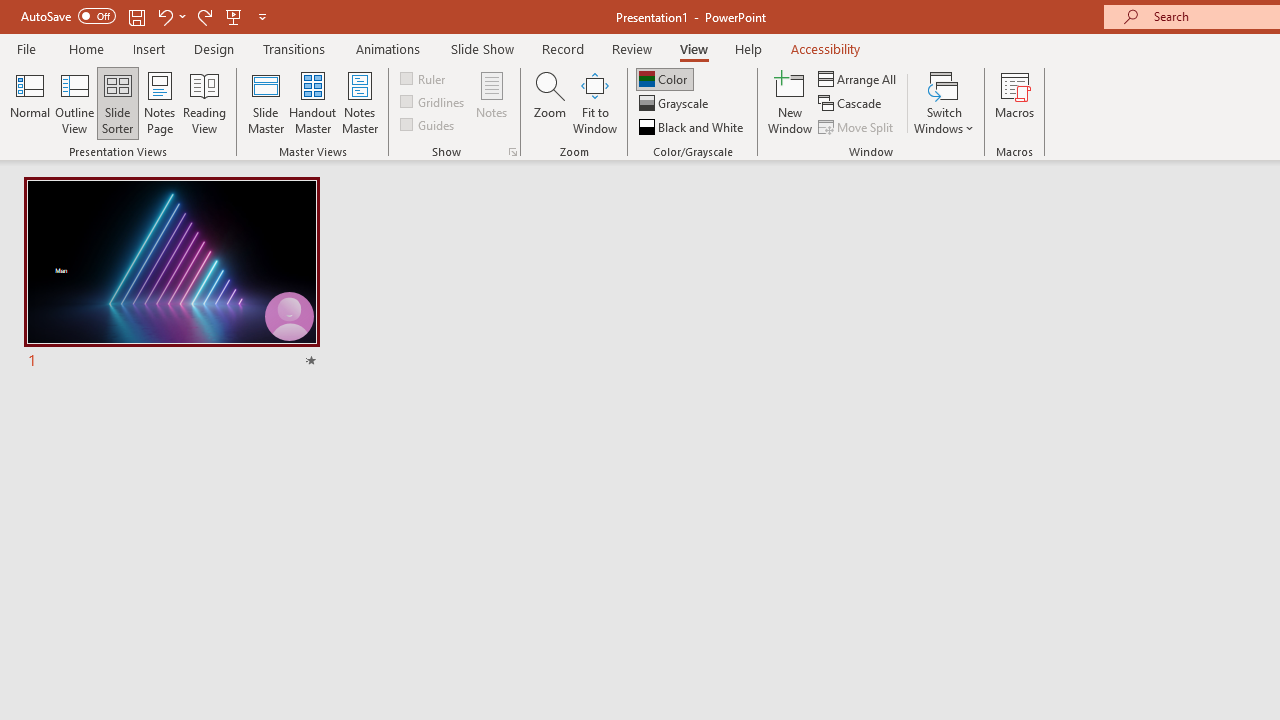  I want to click on 'New Window', so click(789, 103).